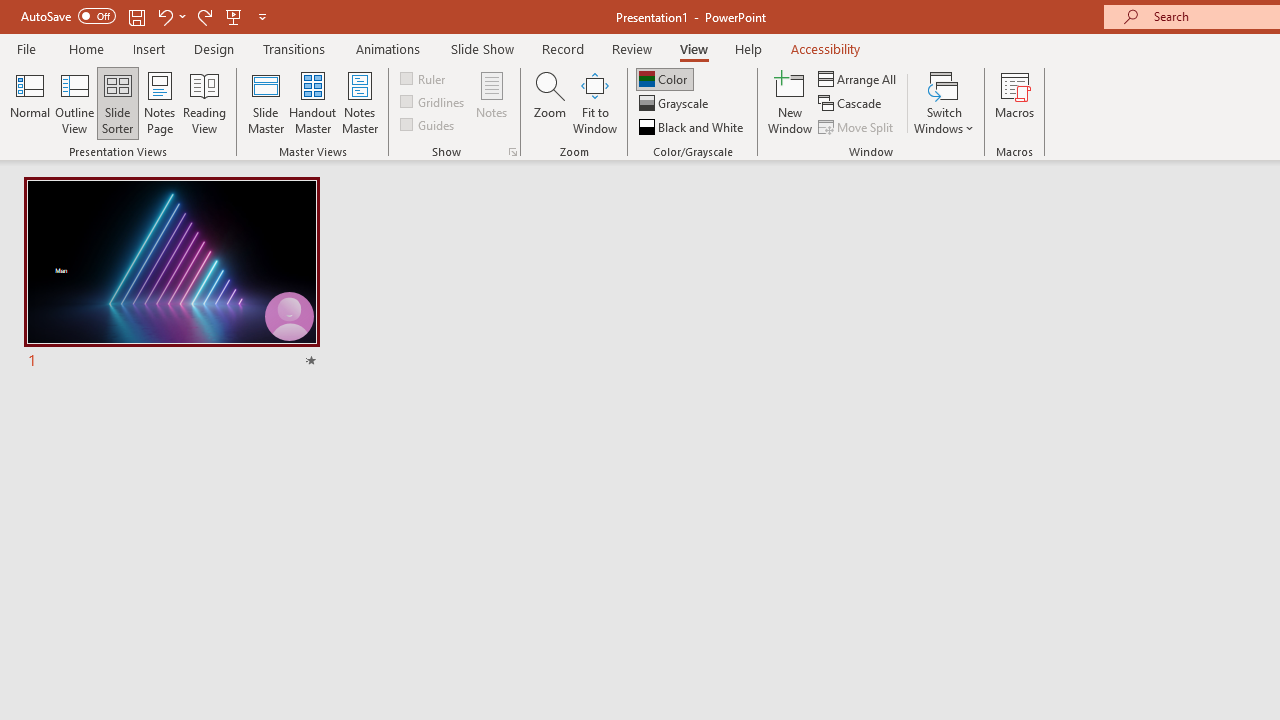  I want to click on 'New Window', so click(789, 103).